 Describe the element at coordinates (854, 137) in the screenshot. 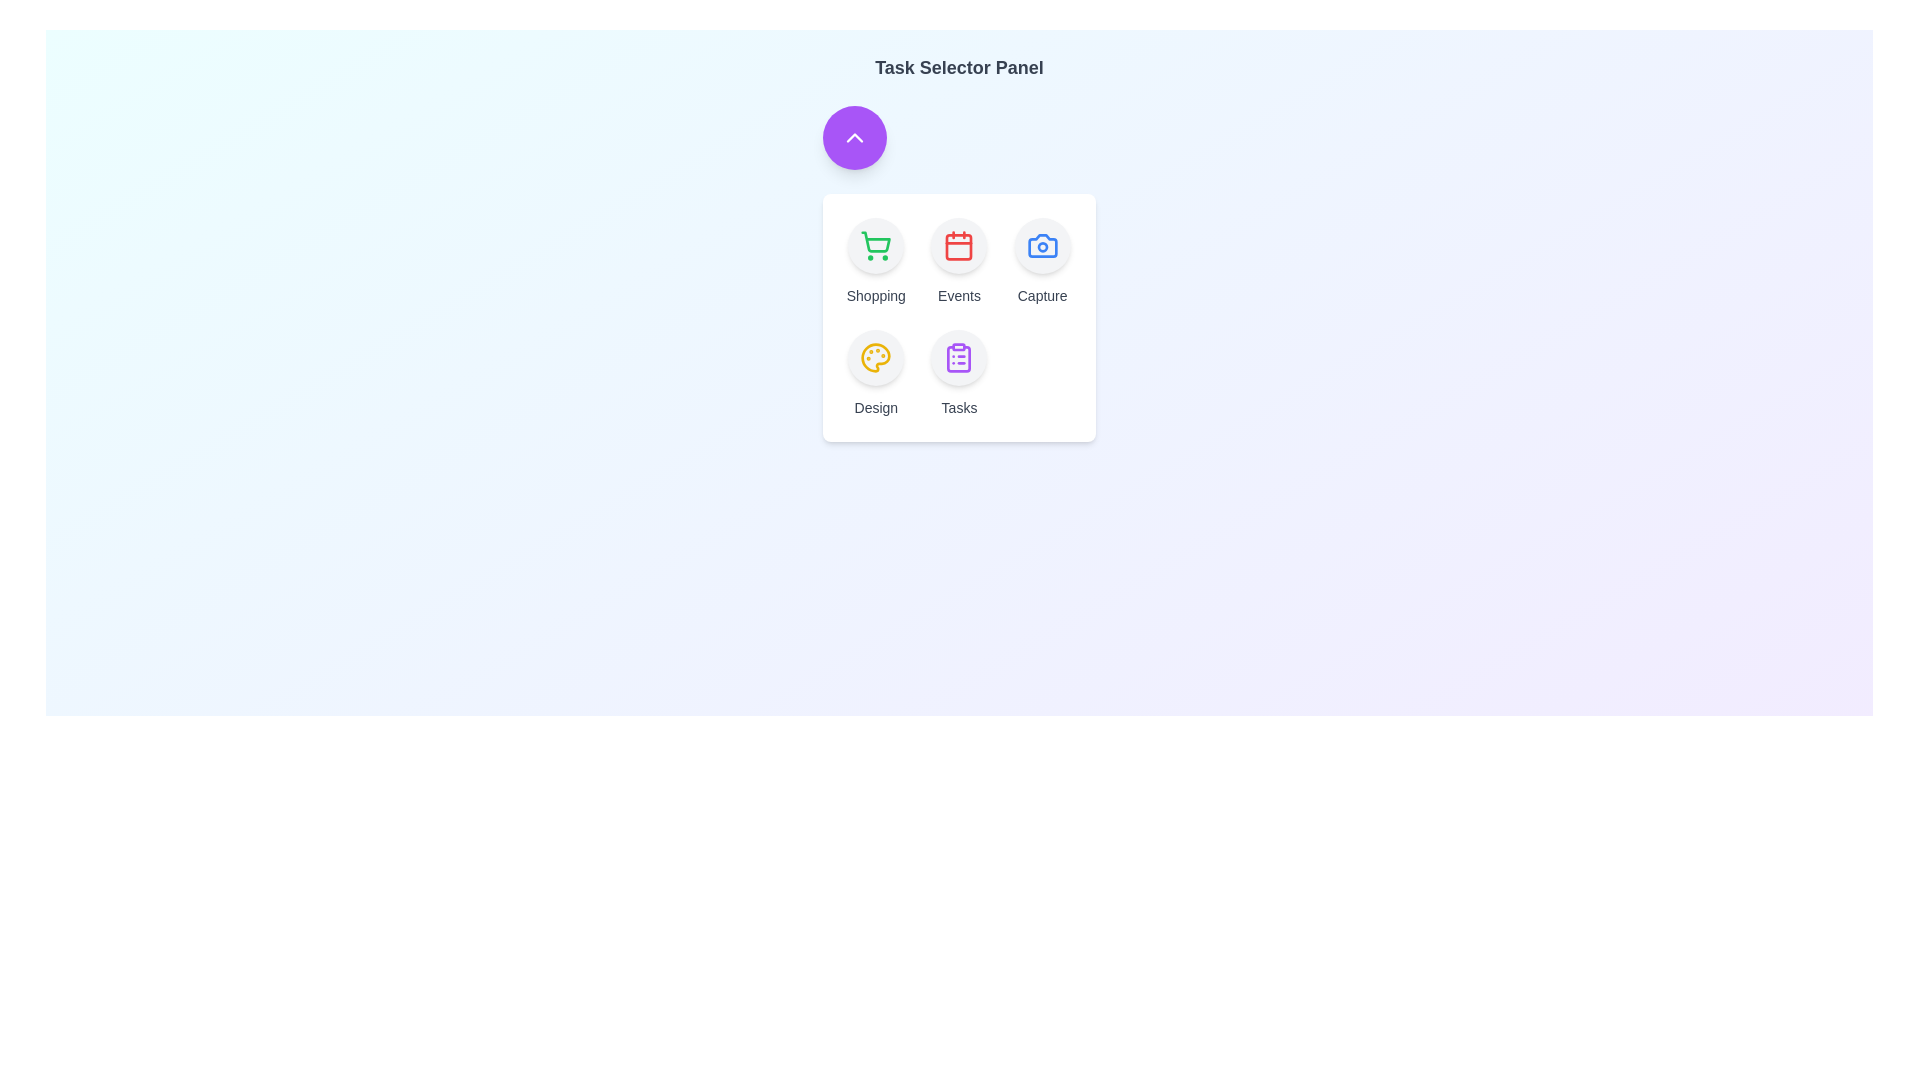

I see `the toggle button to toggle the menu open or closed` at that location.